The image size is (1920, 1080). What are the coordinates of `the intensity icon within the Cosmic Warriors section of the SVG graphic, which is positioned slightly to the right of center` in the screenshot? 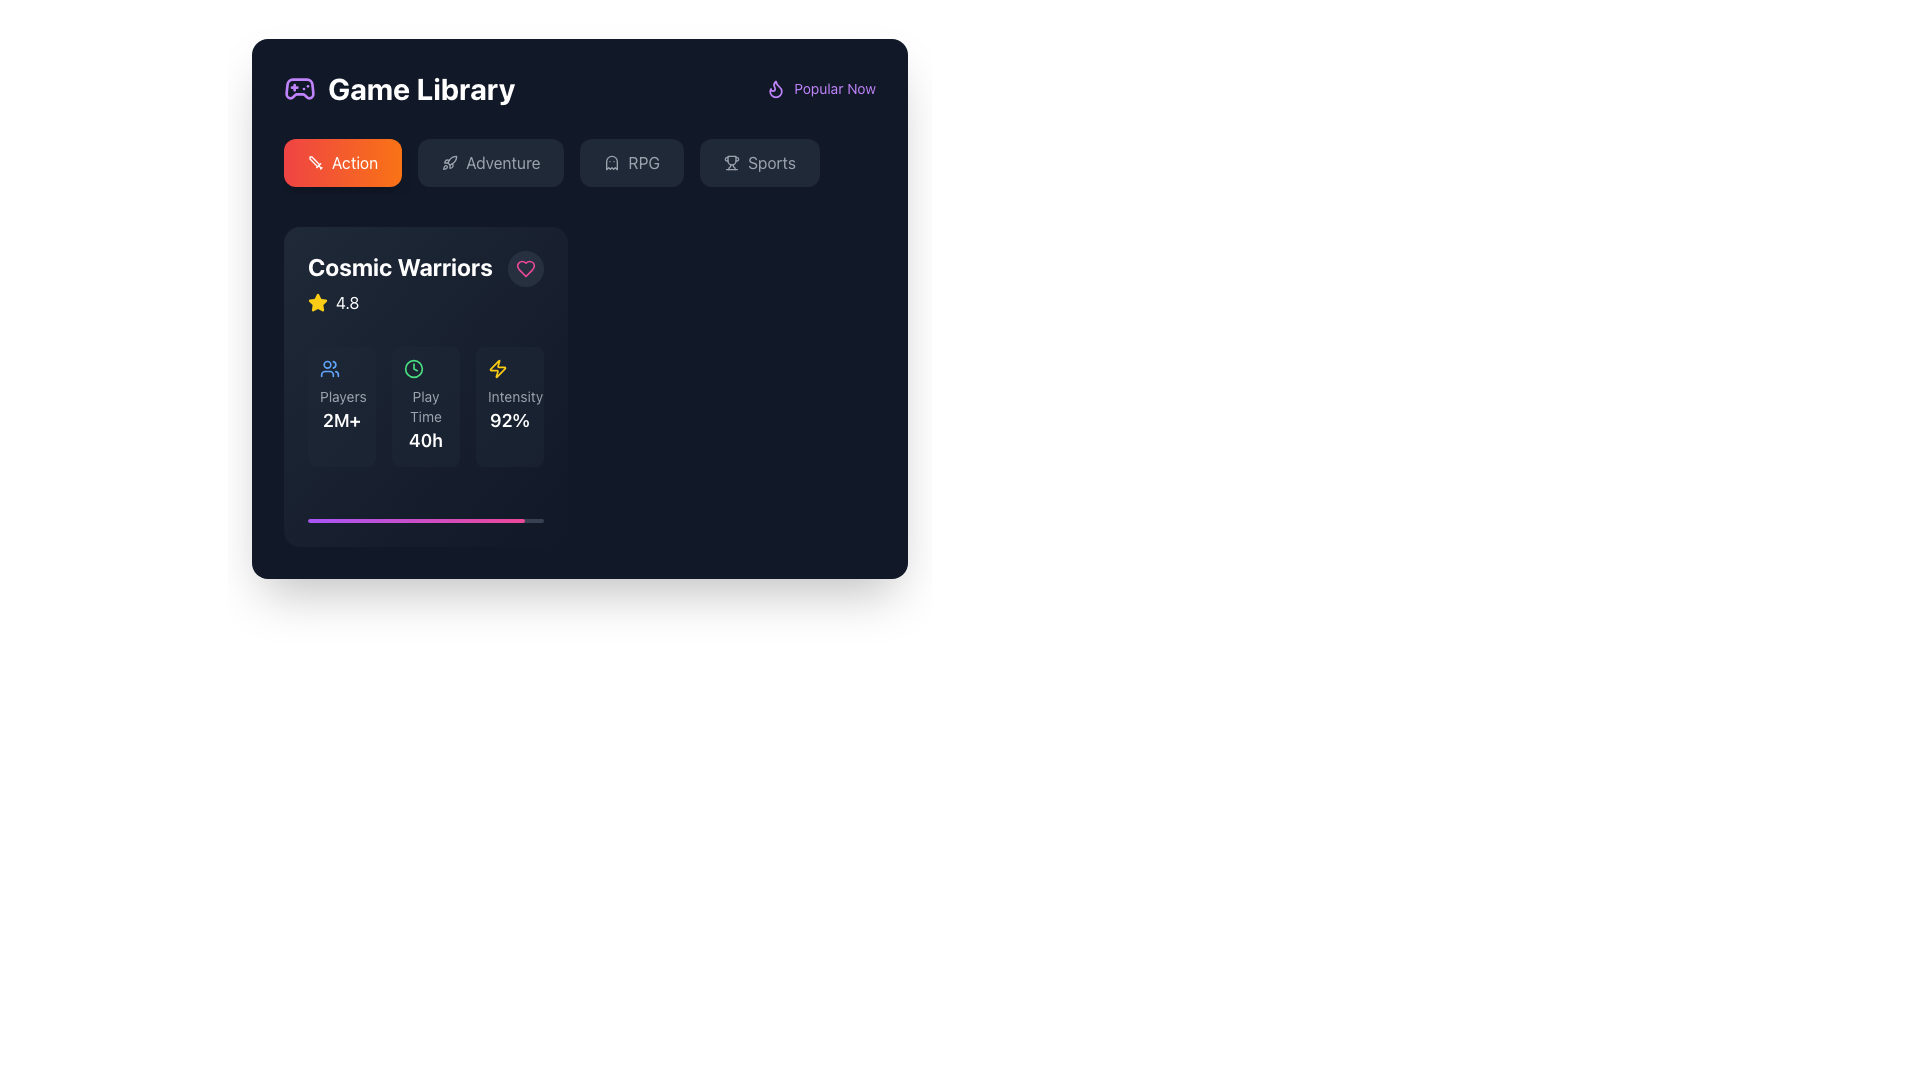 It's located at (498, 369).